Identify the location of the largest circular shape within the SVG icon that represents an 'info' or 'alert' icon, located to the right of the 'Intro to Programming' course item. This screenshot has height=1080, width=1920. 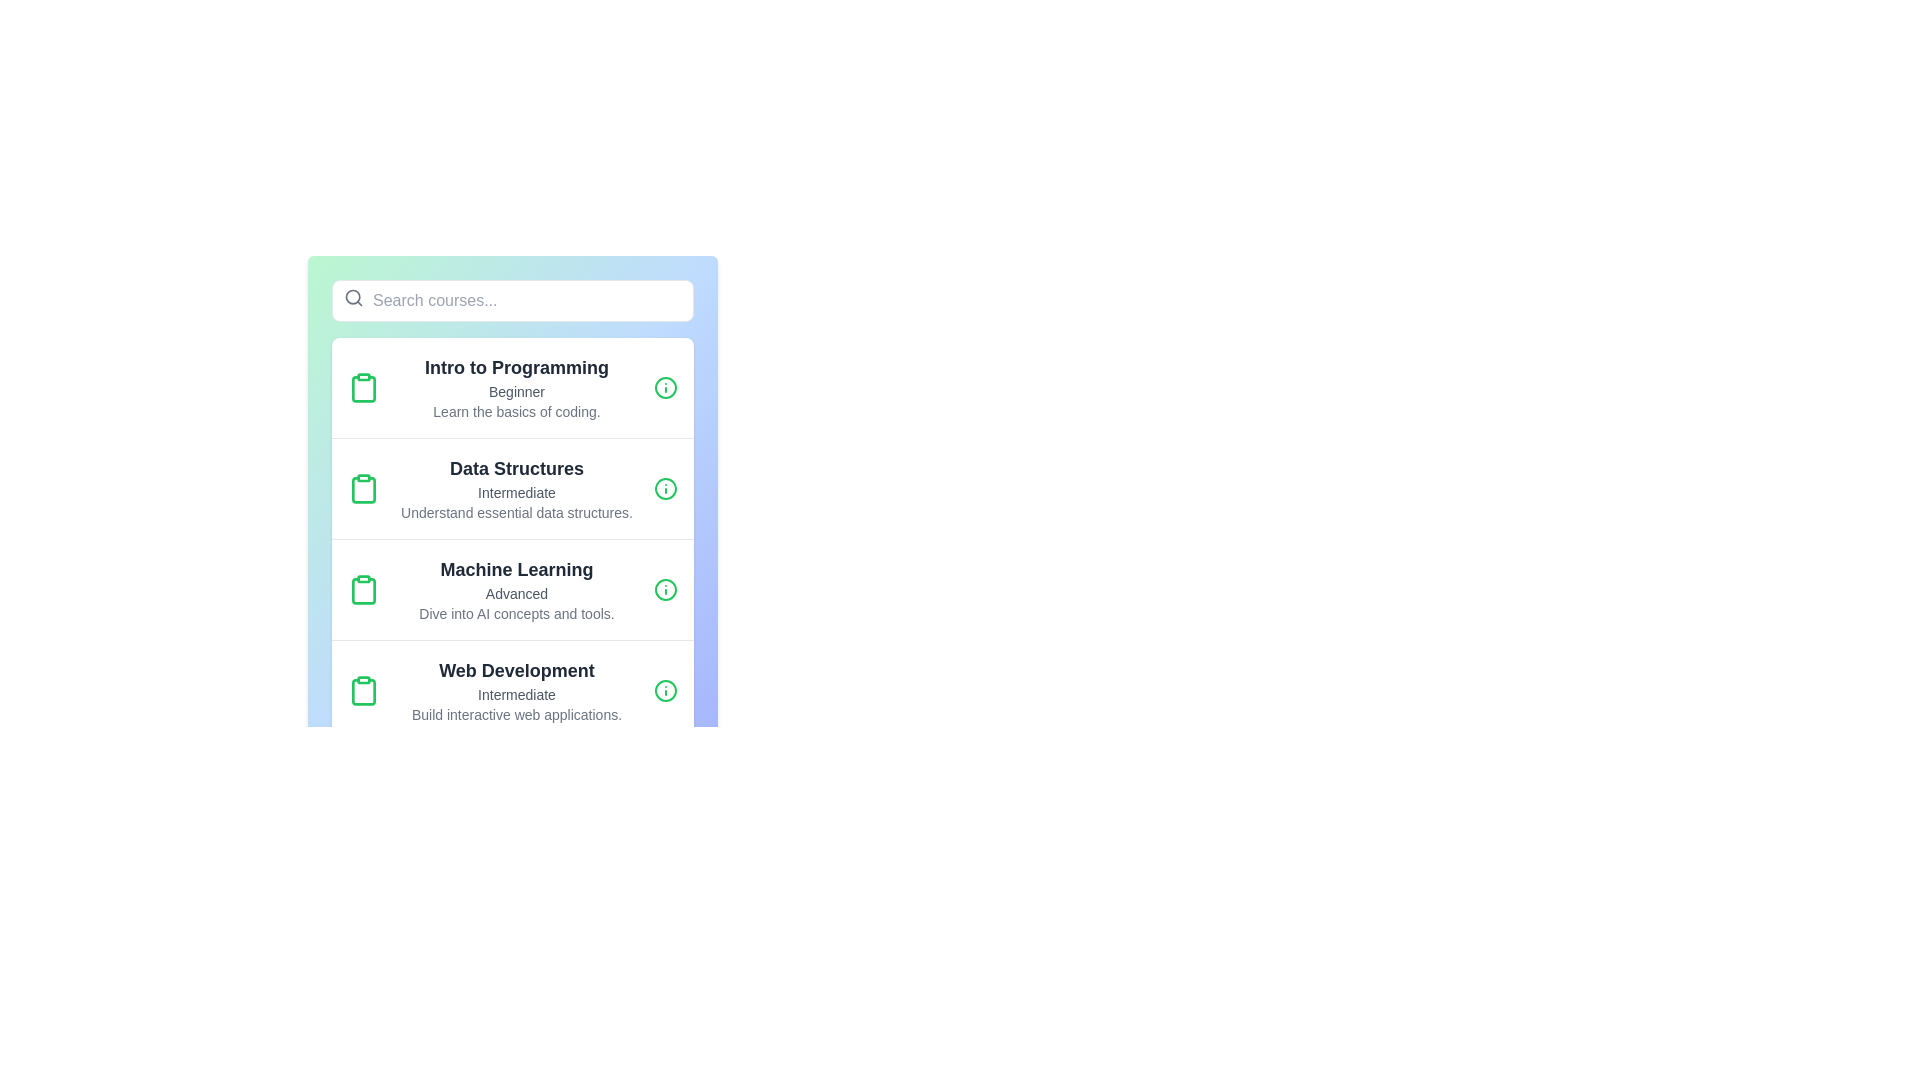
(666, 388).